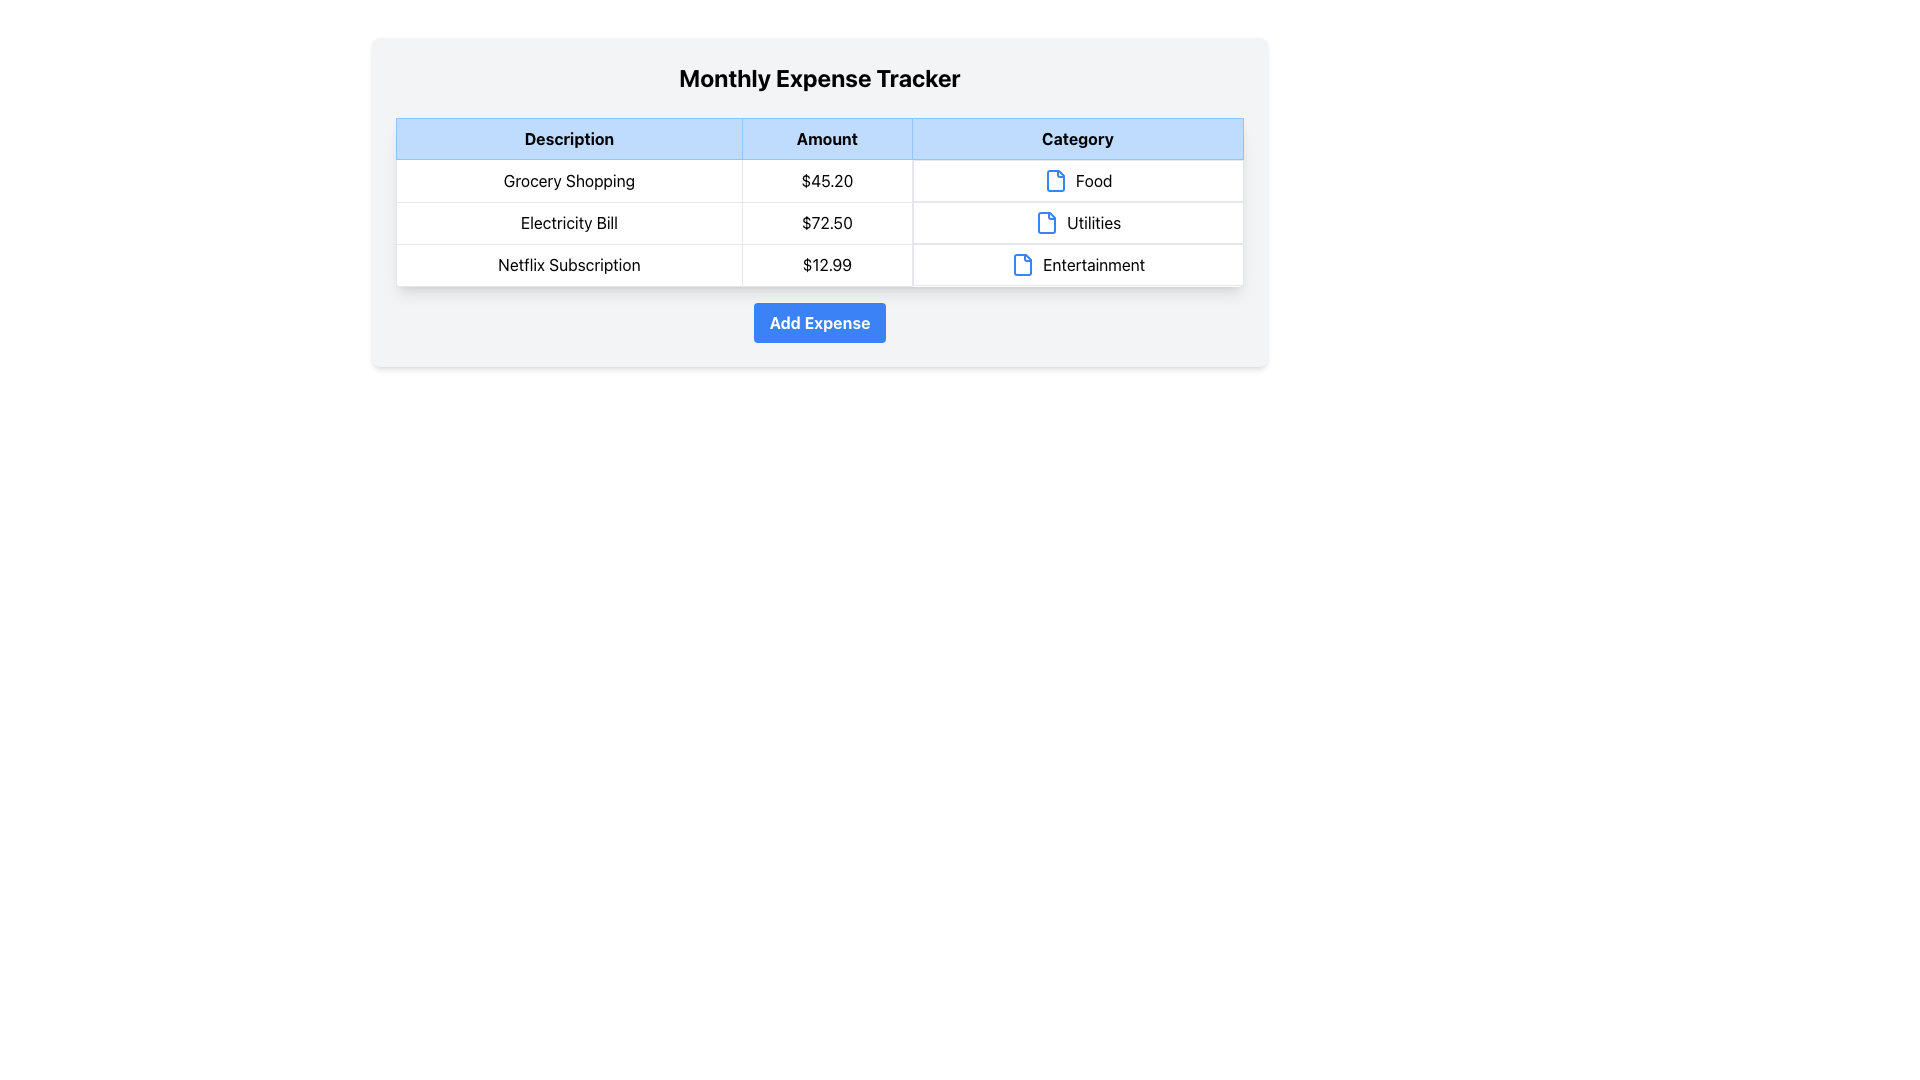  I want to click on the static text component displaying the monetary value for the 'Electricity Bill' entry in the 'Monthly Expense Tracker', so click(827, 223).